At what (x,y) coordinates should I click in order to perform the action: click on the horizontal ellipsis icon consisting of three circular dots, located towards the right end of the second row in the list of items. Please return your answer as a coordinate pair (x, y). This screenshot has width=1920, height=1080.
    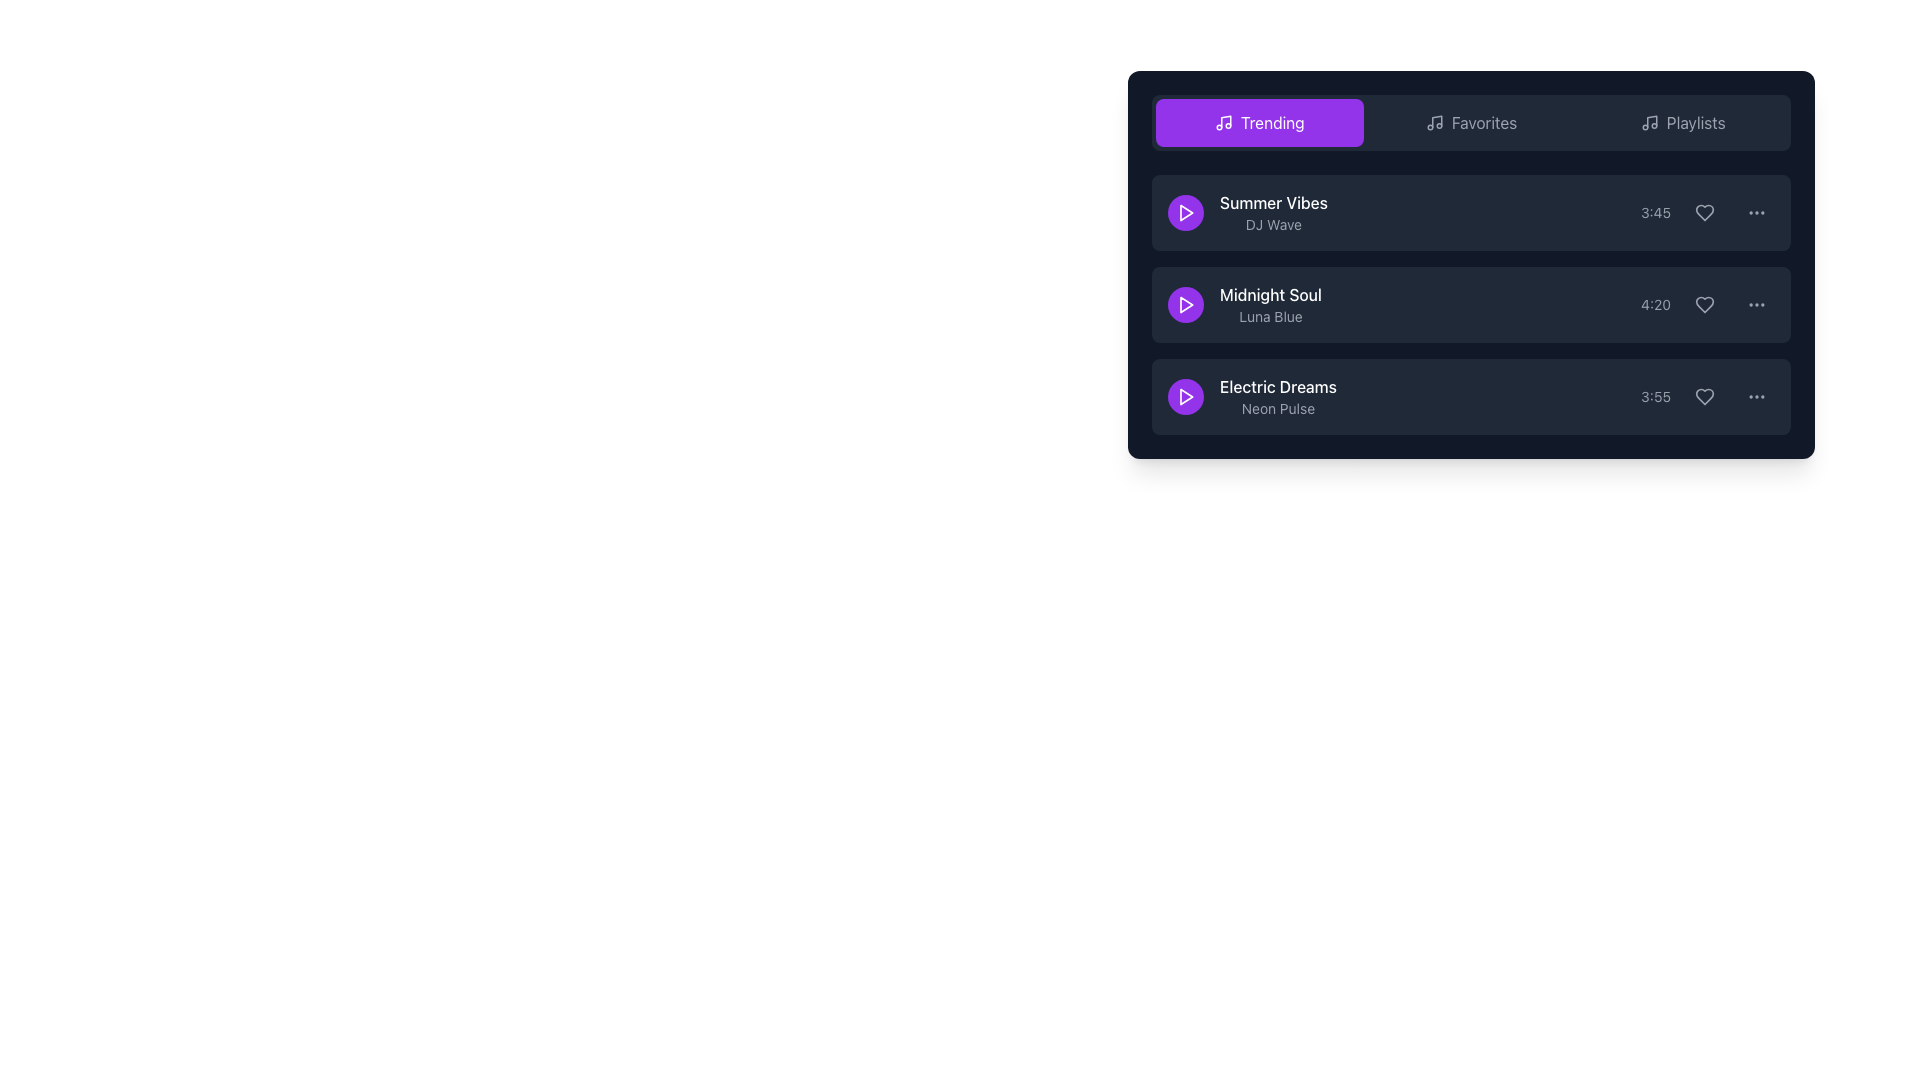
    Looking at the image, I should click on (1755, 304).